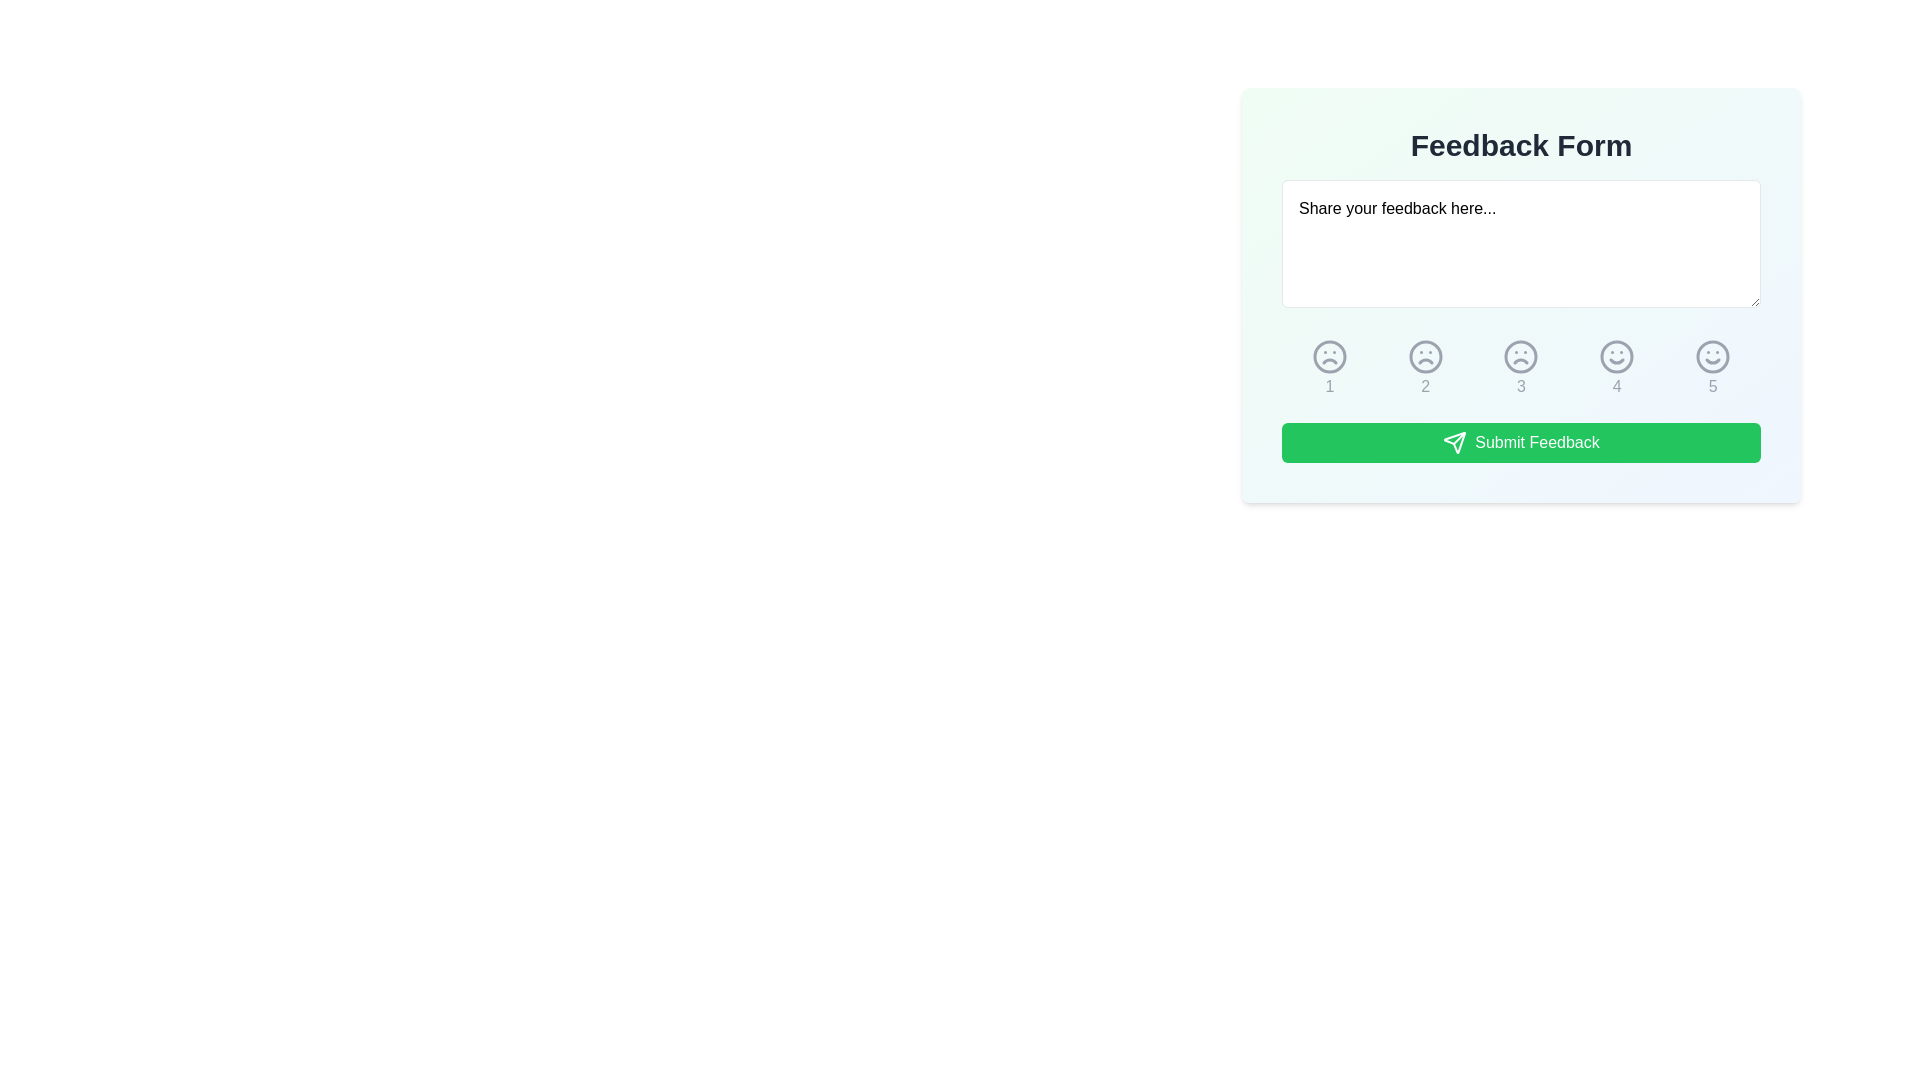  Describe the element at coordinates (1712, 369) in the screenshot. I see `the circular smiling face icon, which is the fifth icon in the feedback form` at that location.